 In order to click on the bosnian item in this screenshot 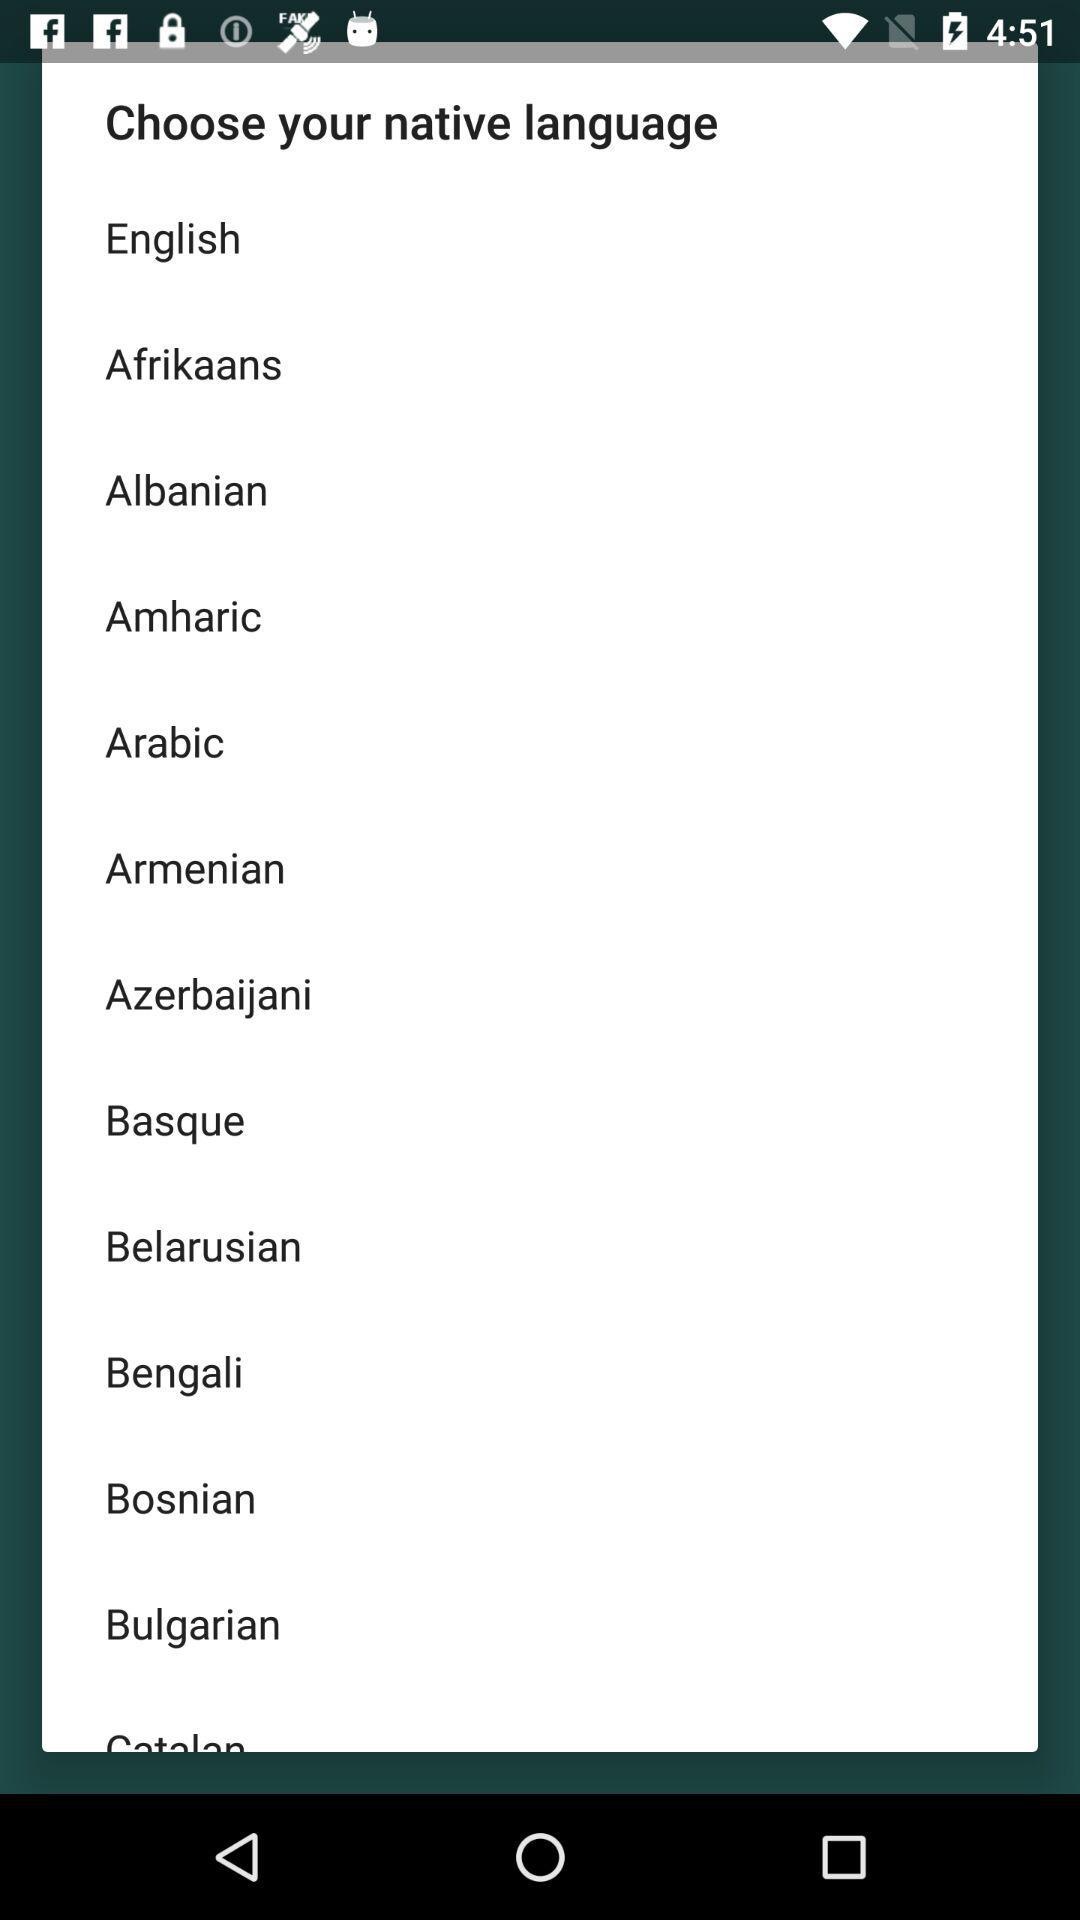, I will do `click(540, 1497)`.